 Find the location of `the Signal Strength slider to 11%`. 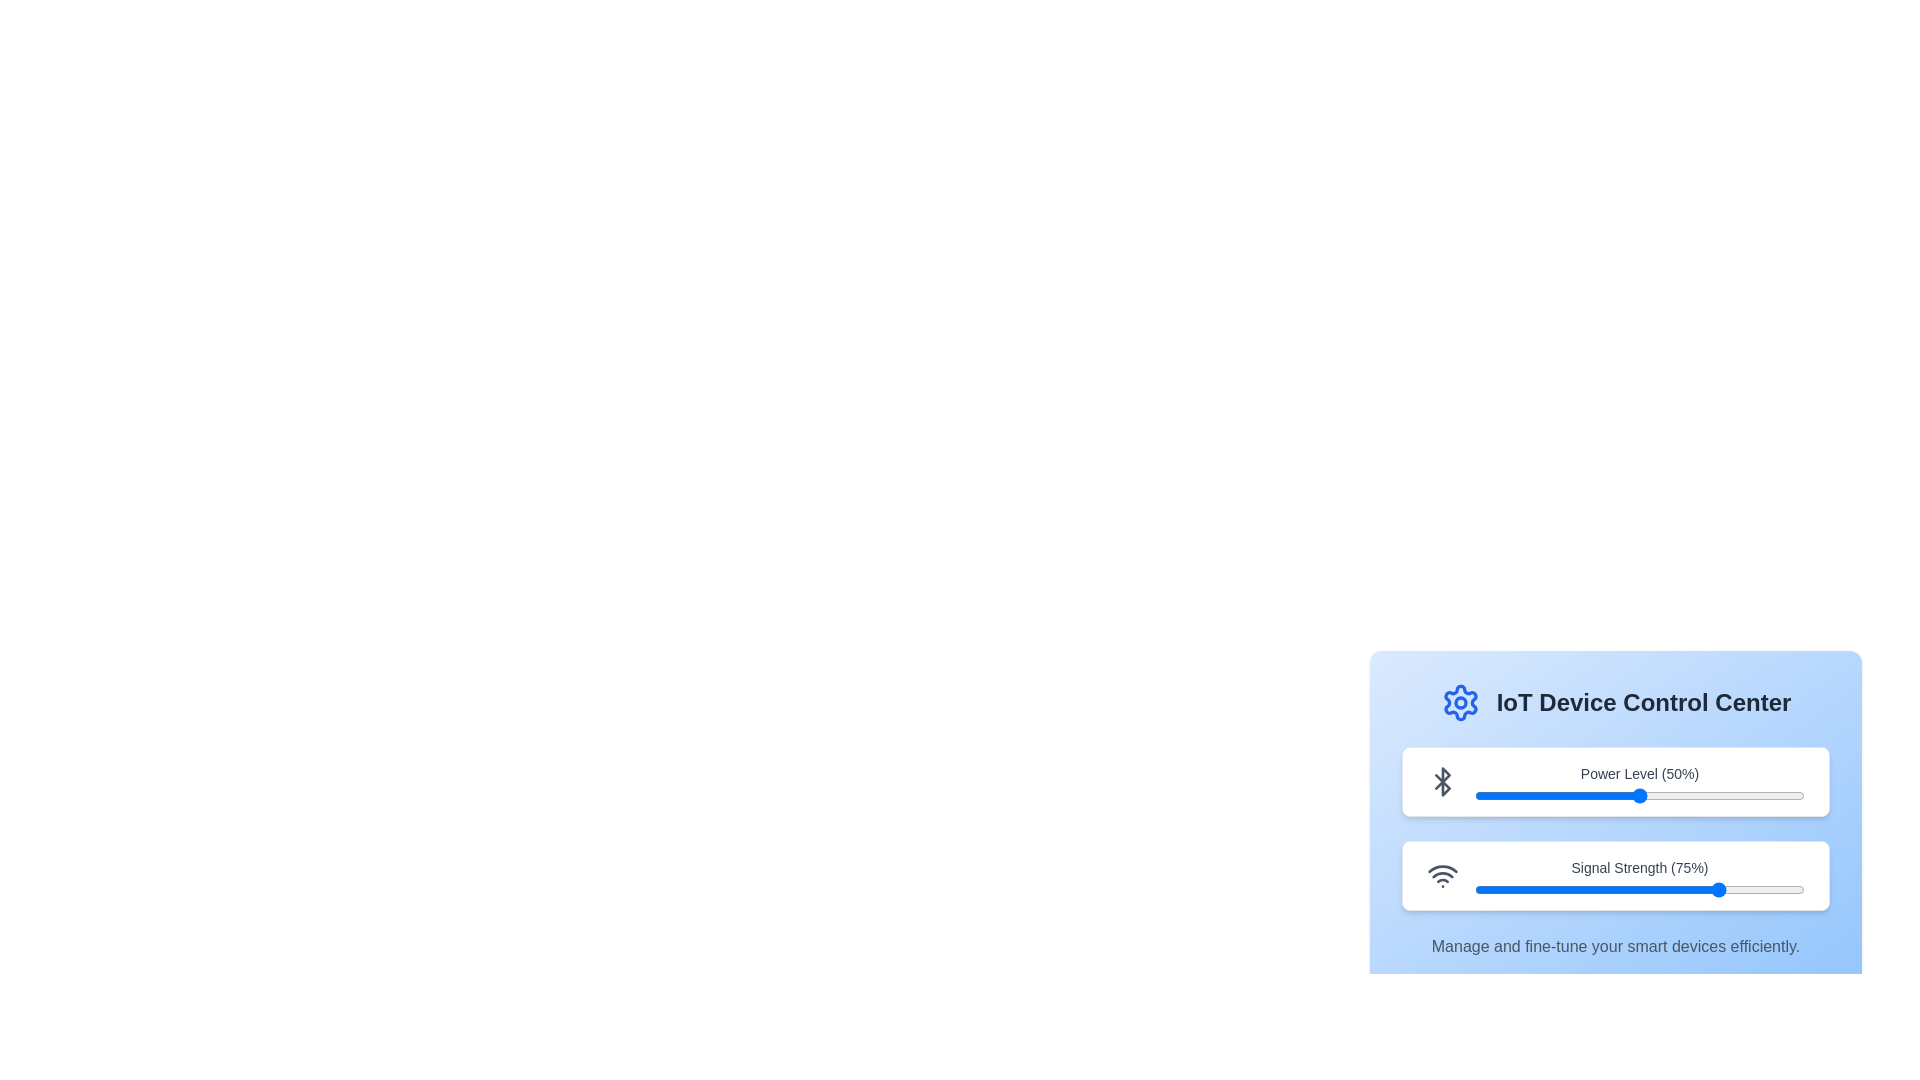

the Signal Strength slider to 11% is located at coordinates (1511, 889).